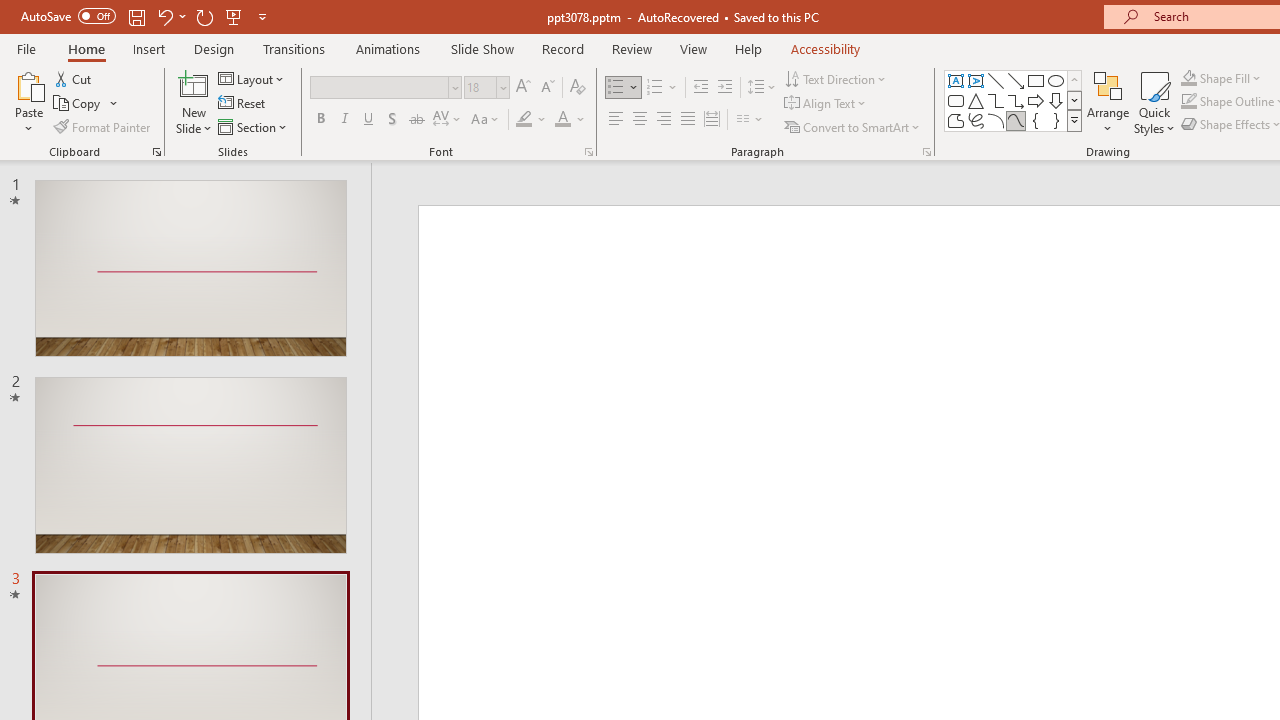 The image size is (1280, 720). I want to click on 'AutoSave', so click(68, 16).